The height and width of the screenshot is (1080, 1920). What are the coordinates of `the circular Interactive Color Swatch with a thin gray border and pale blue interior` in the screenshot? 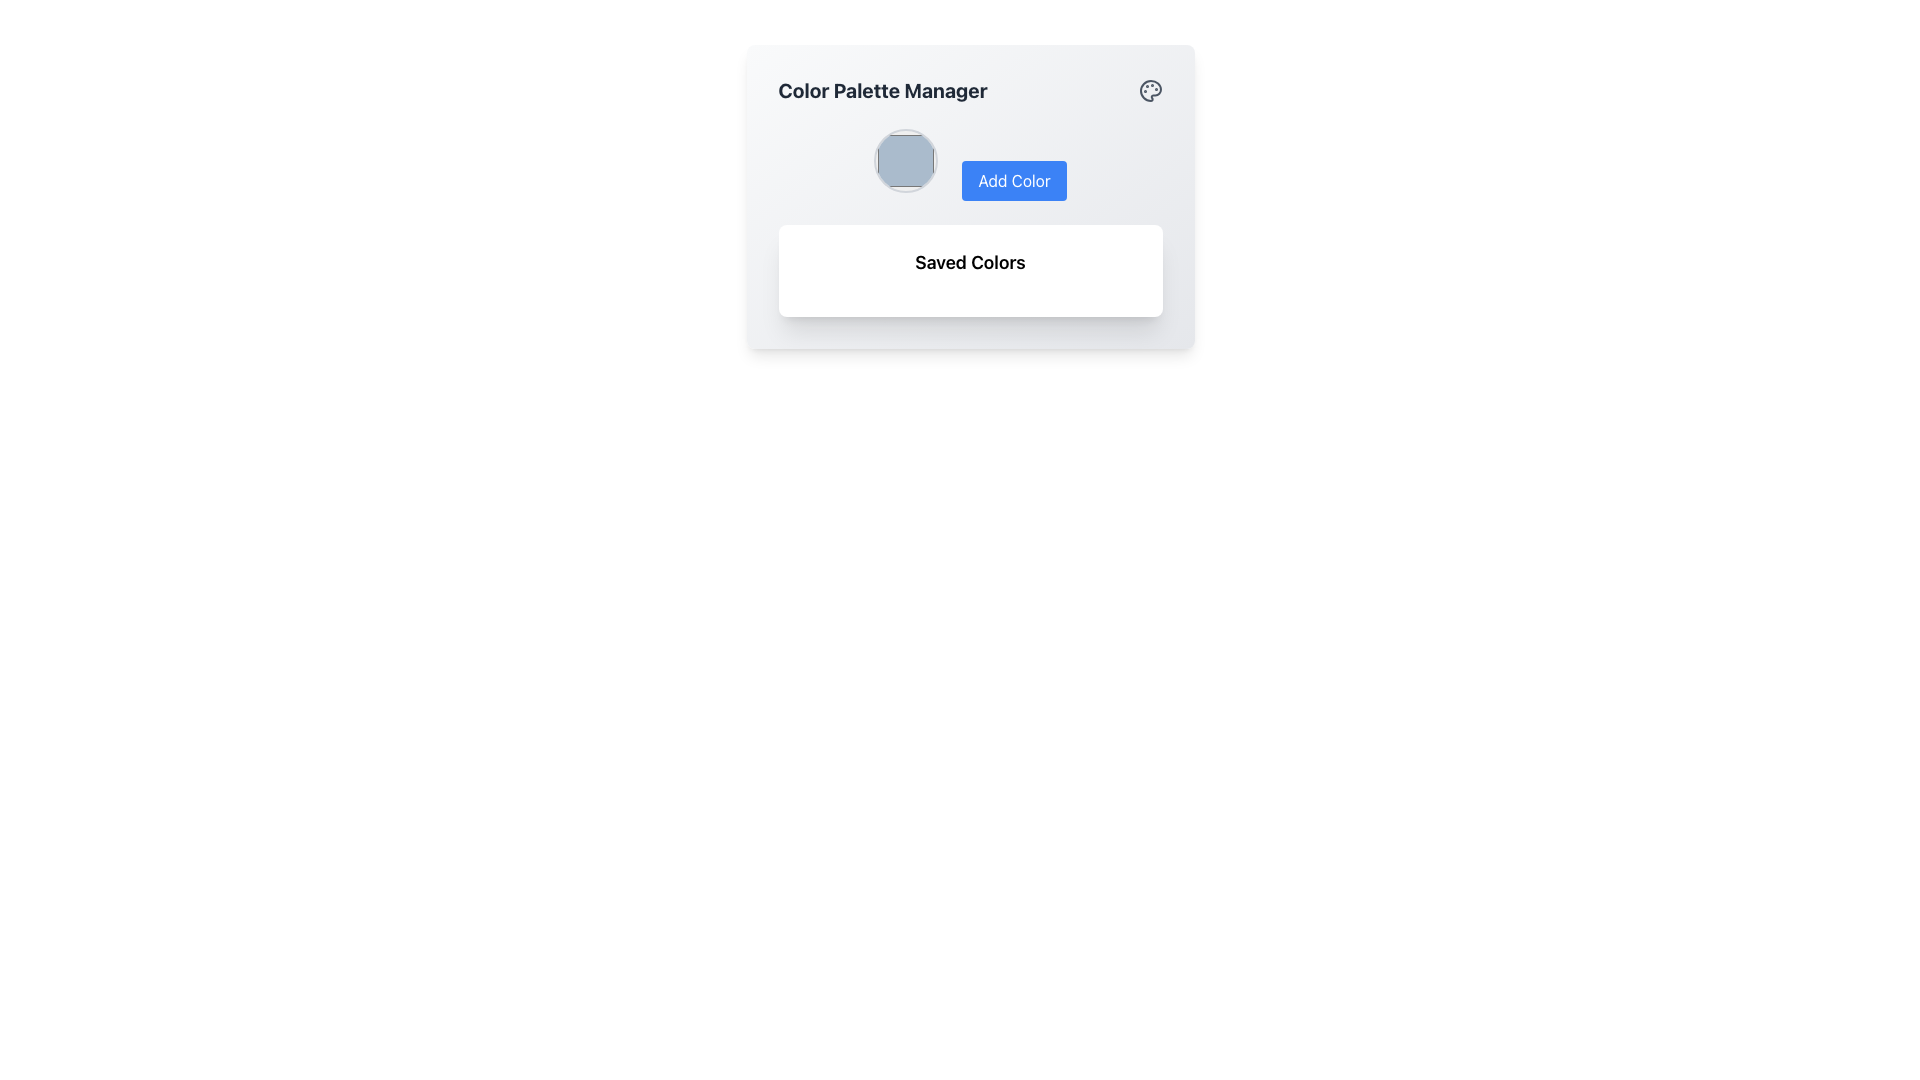 It's located at (905, 160).